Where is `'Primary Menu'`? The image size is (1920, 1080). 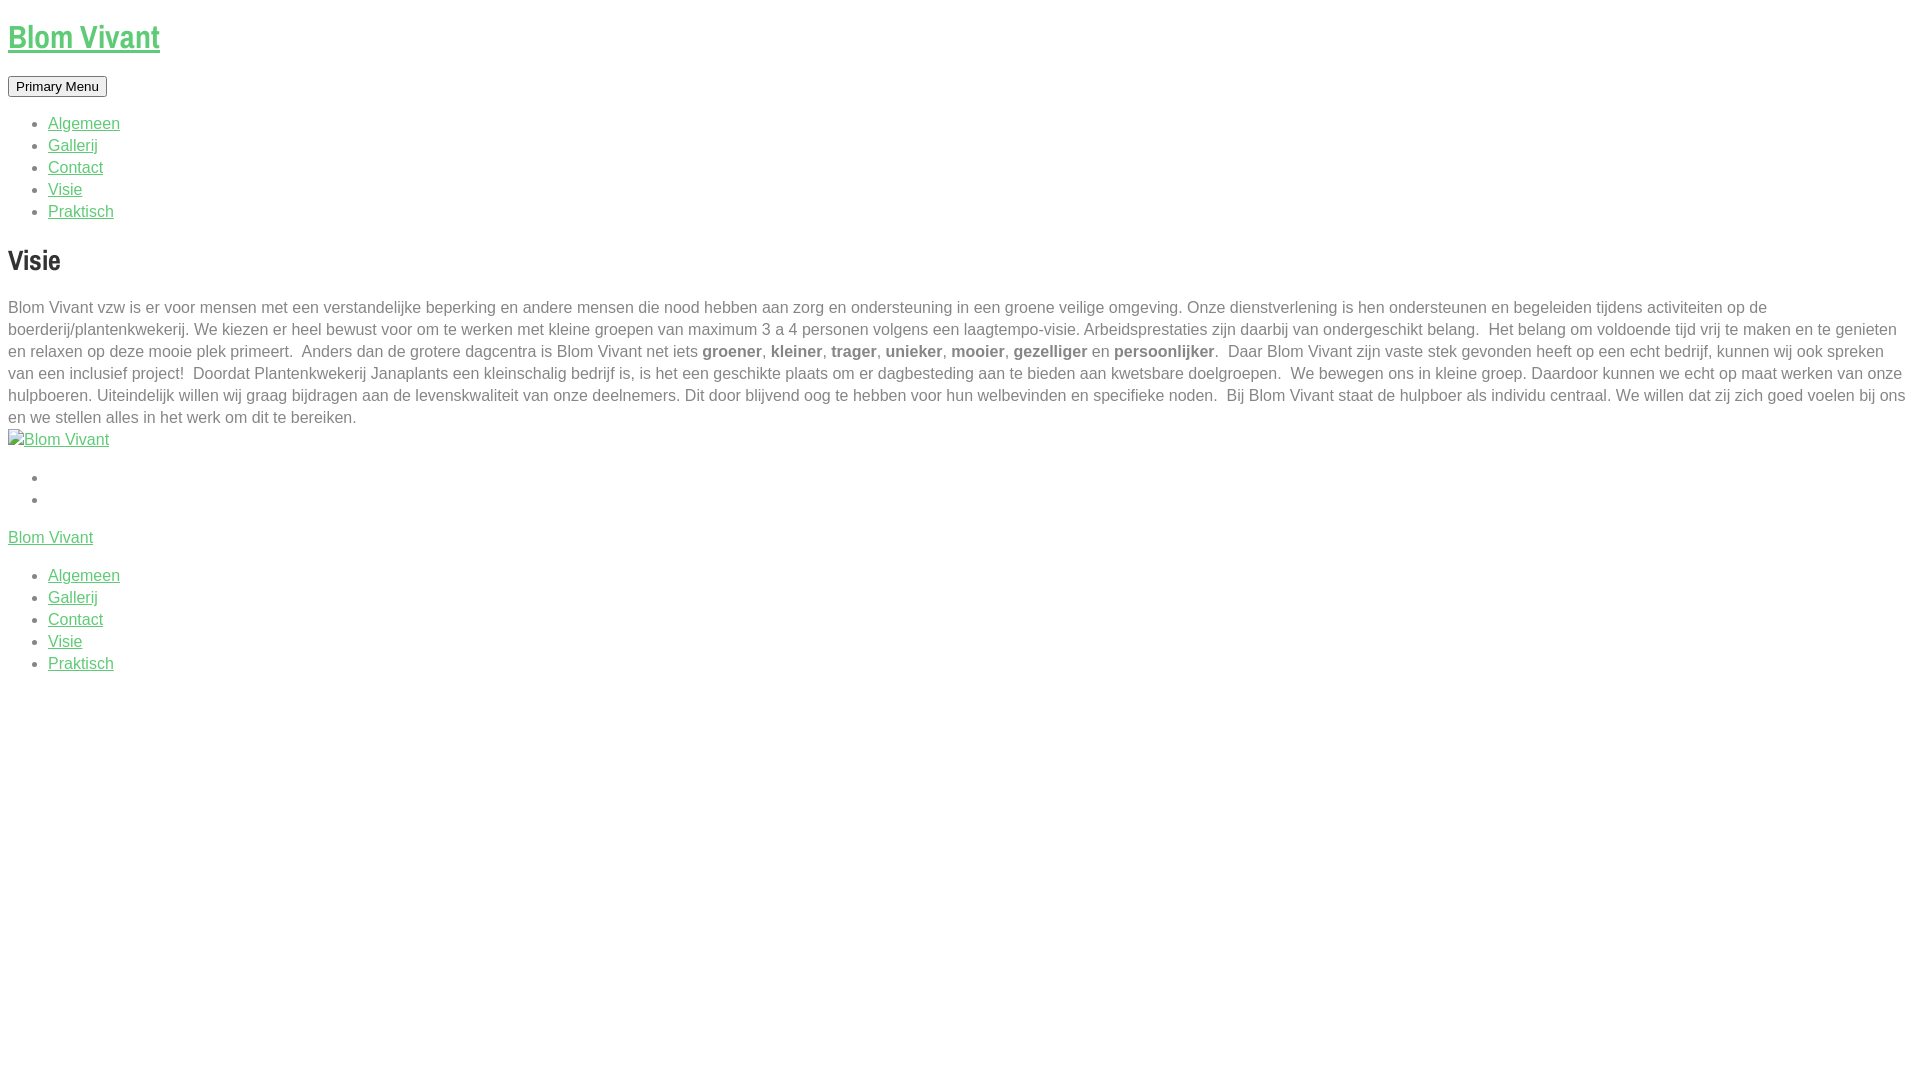 'Primary Menu' is located at coordinates (57, 85).